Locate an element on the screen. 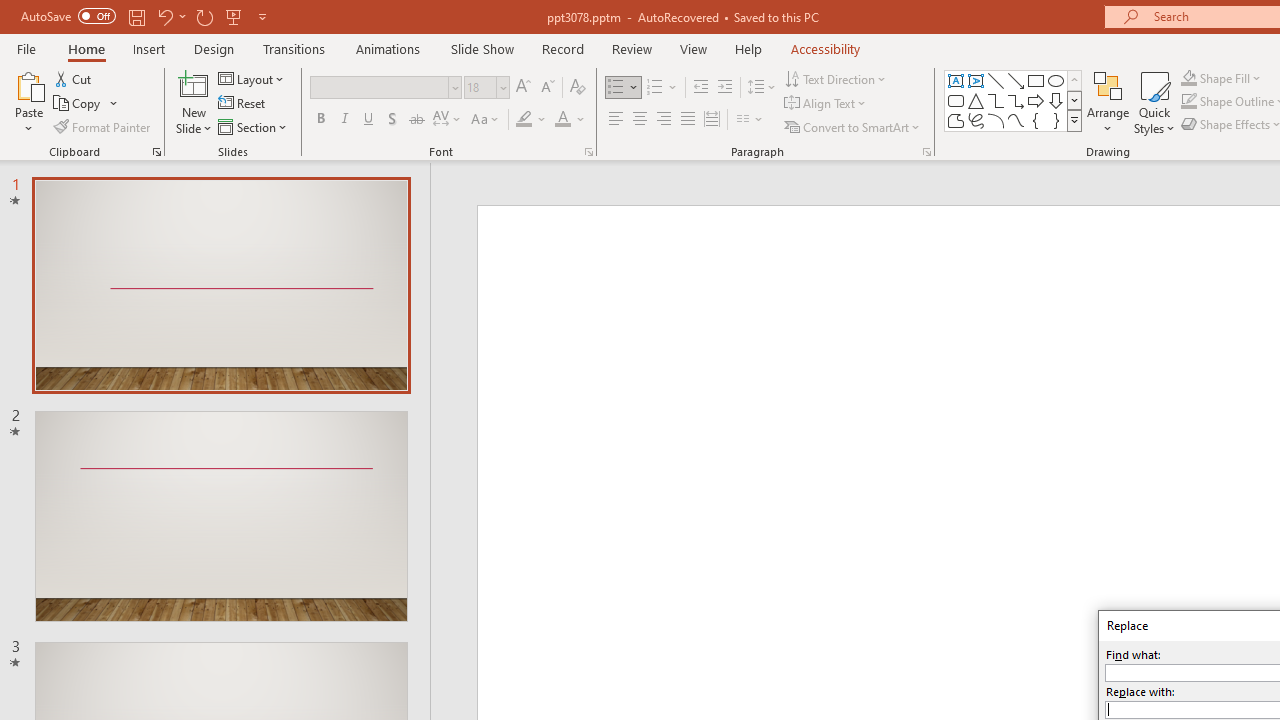  'Paste' is located at coordinates (28, 84).